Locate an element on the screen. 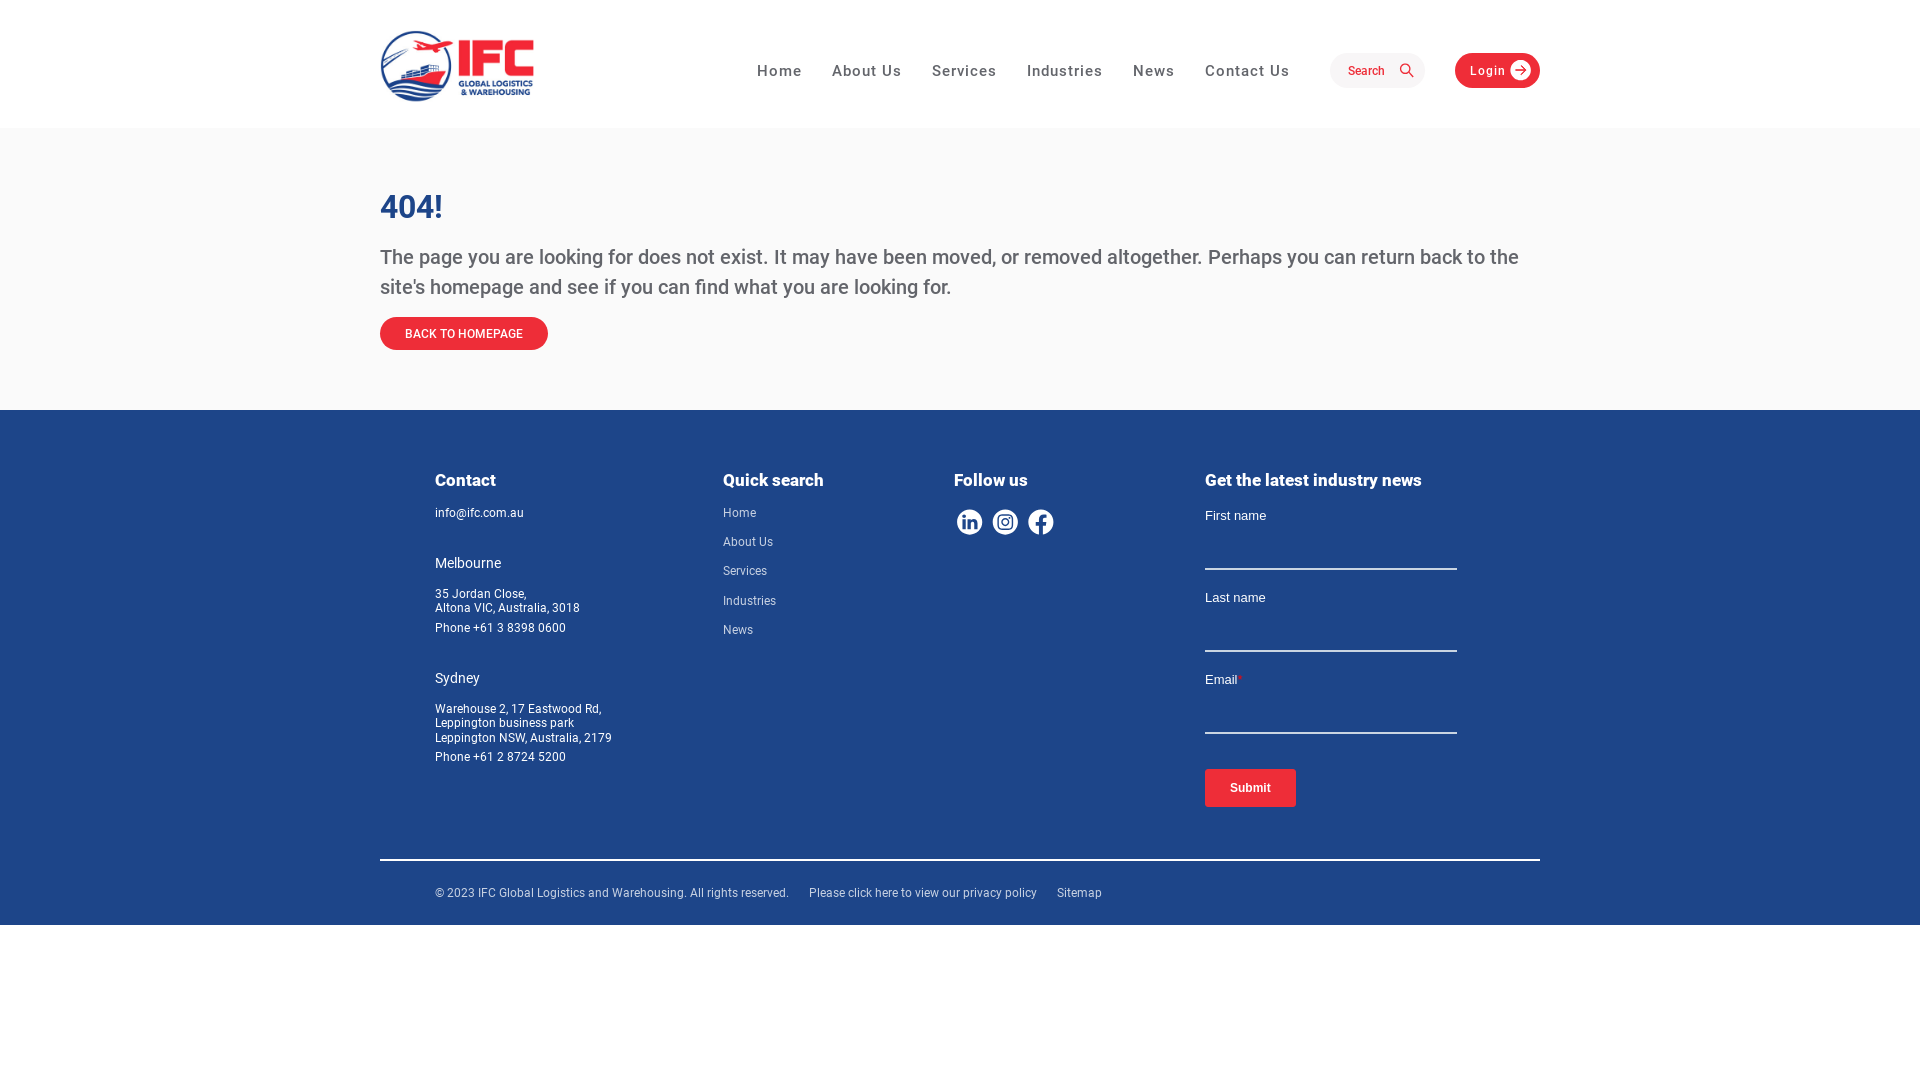  'IFC - Global Logistics & Warehousing' is located at coordinates (456, 65).